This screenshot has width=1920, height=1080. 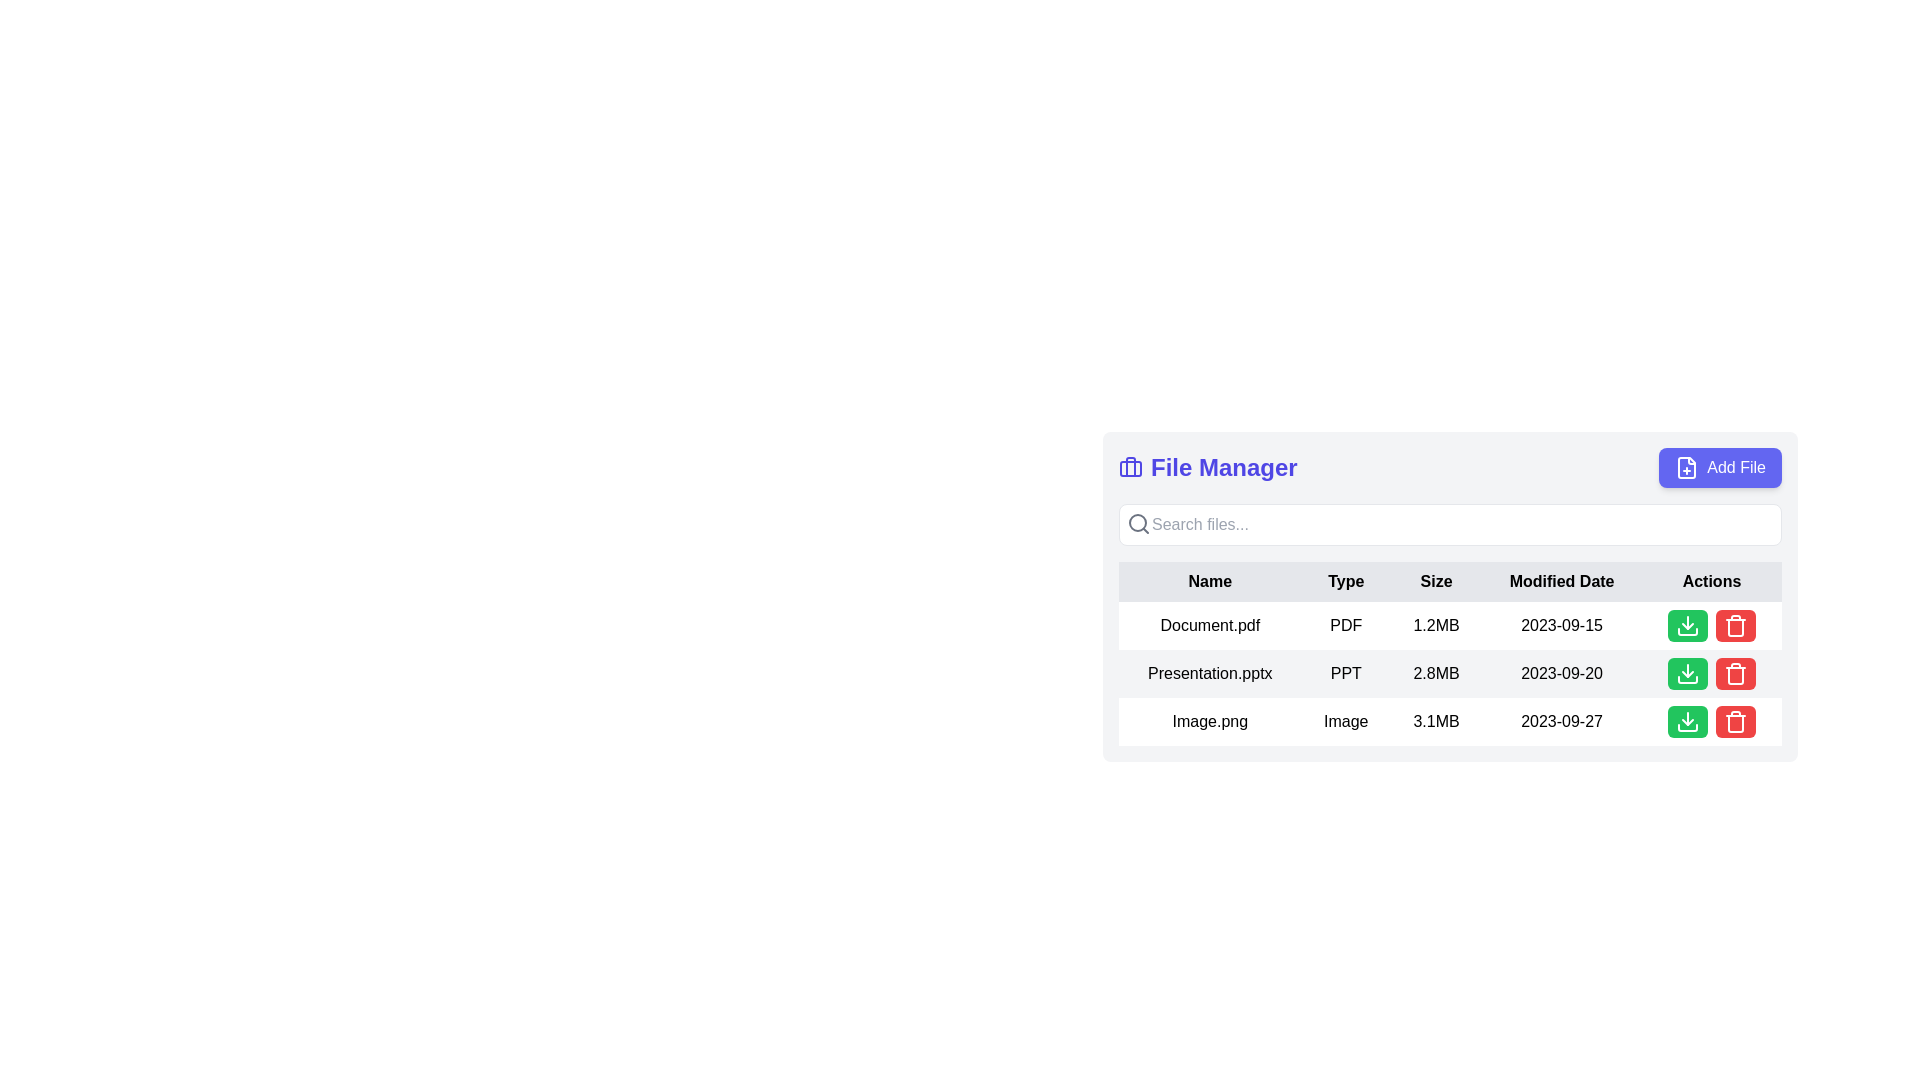 What do you see at coordinates (1209, 582) in the screenshot?
I see `the 'Name' header label in the table, which is the leftmost header indicating the values related to file or item names` at bounding box center [1209, 582].